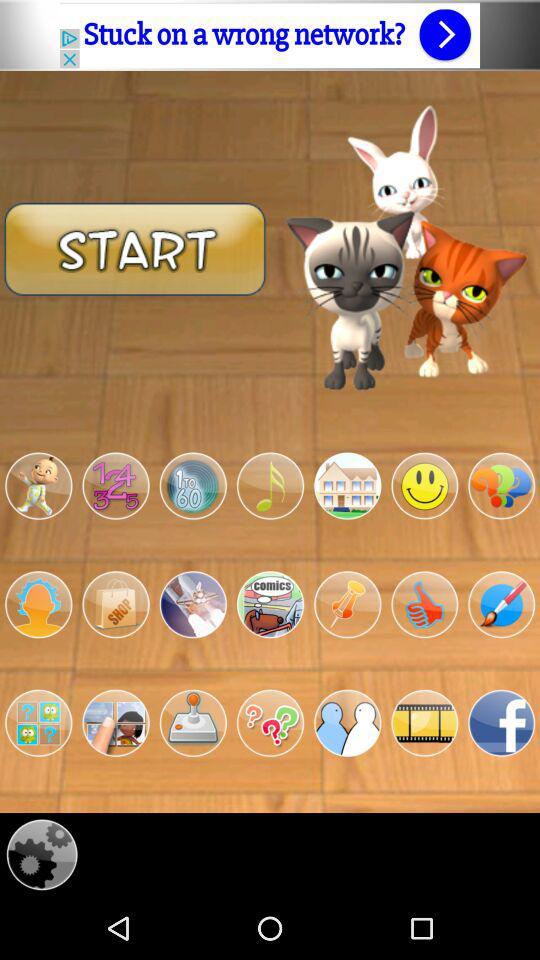 The image size is (540, 960). Describe the element at coordinates (423, 603) in the screenshot. I see `click app` at that location.